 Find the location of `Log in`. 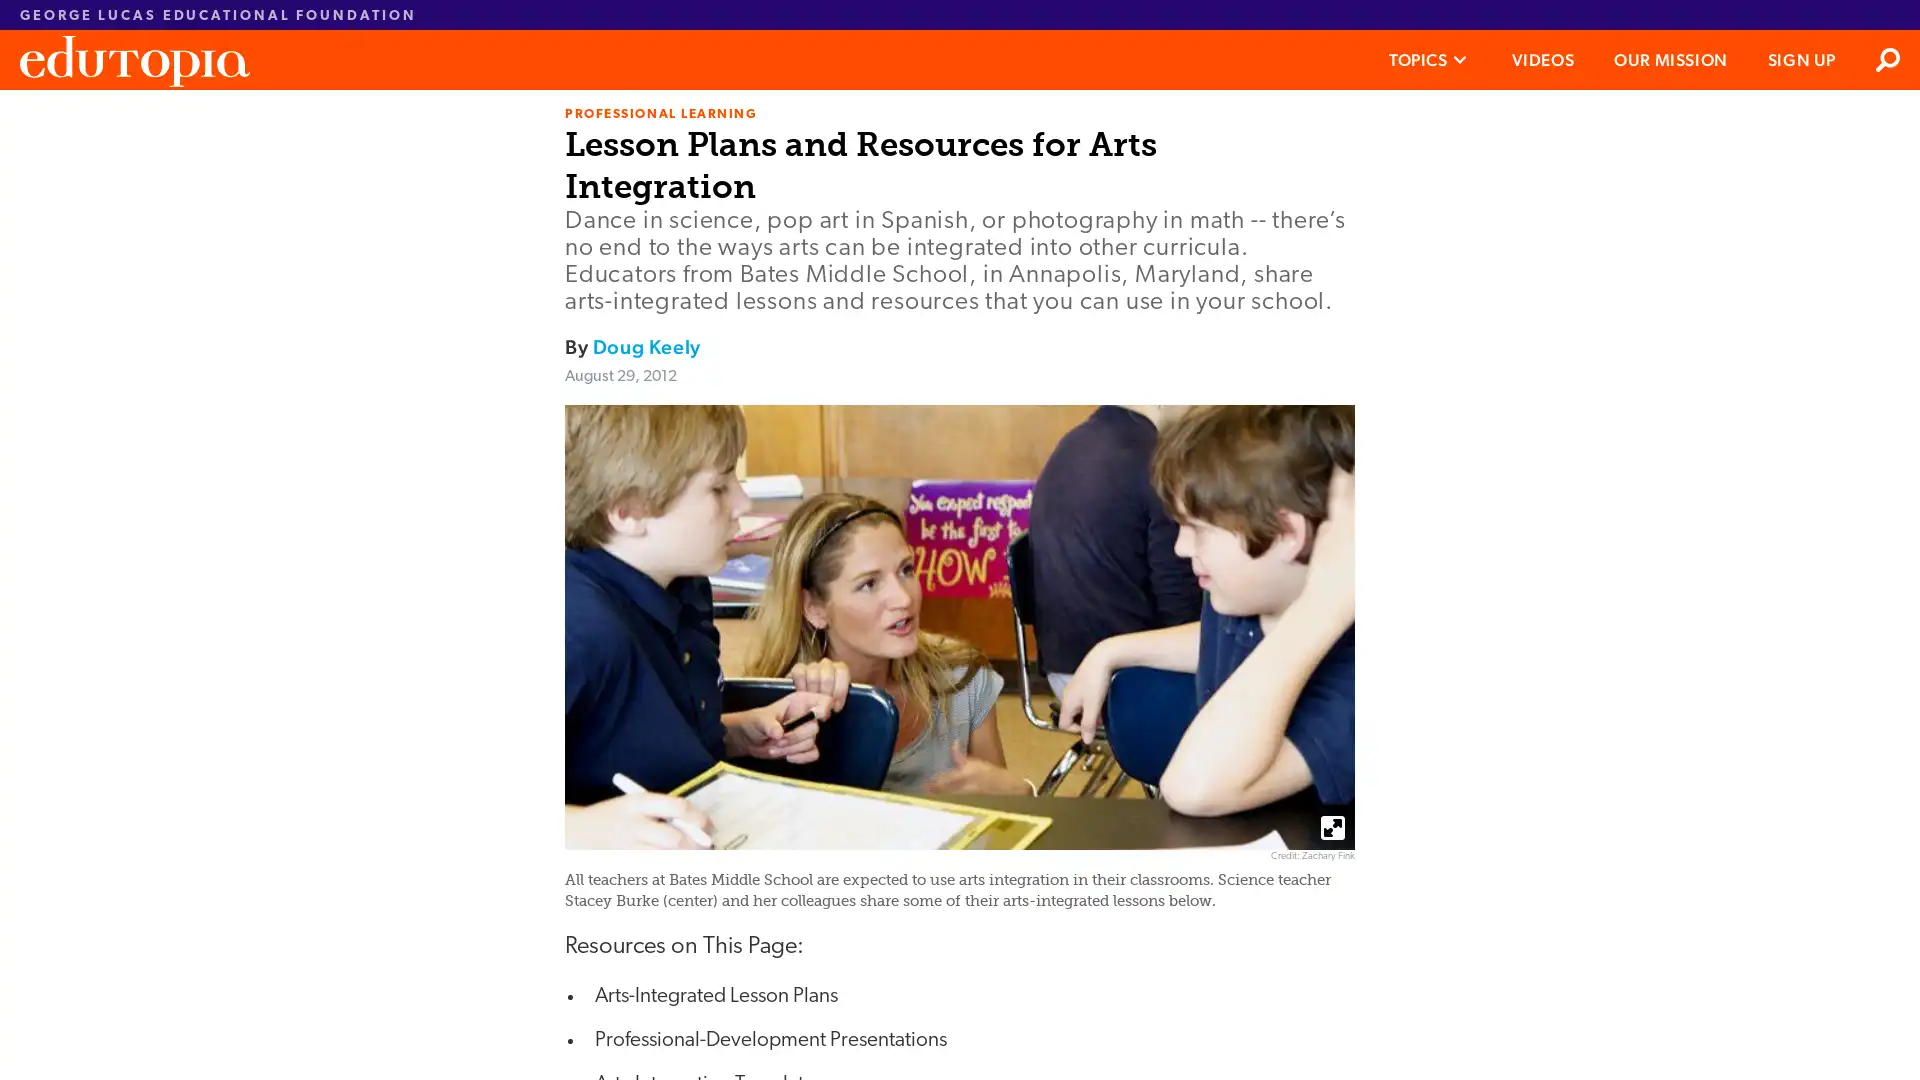

Log in is located at coordinates (943, 600).